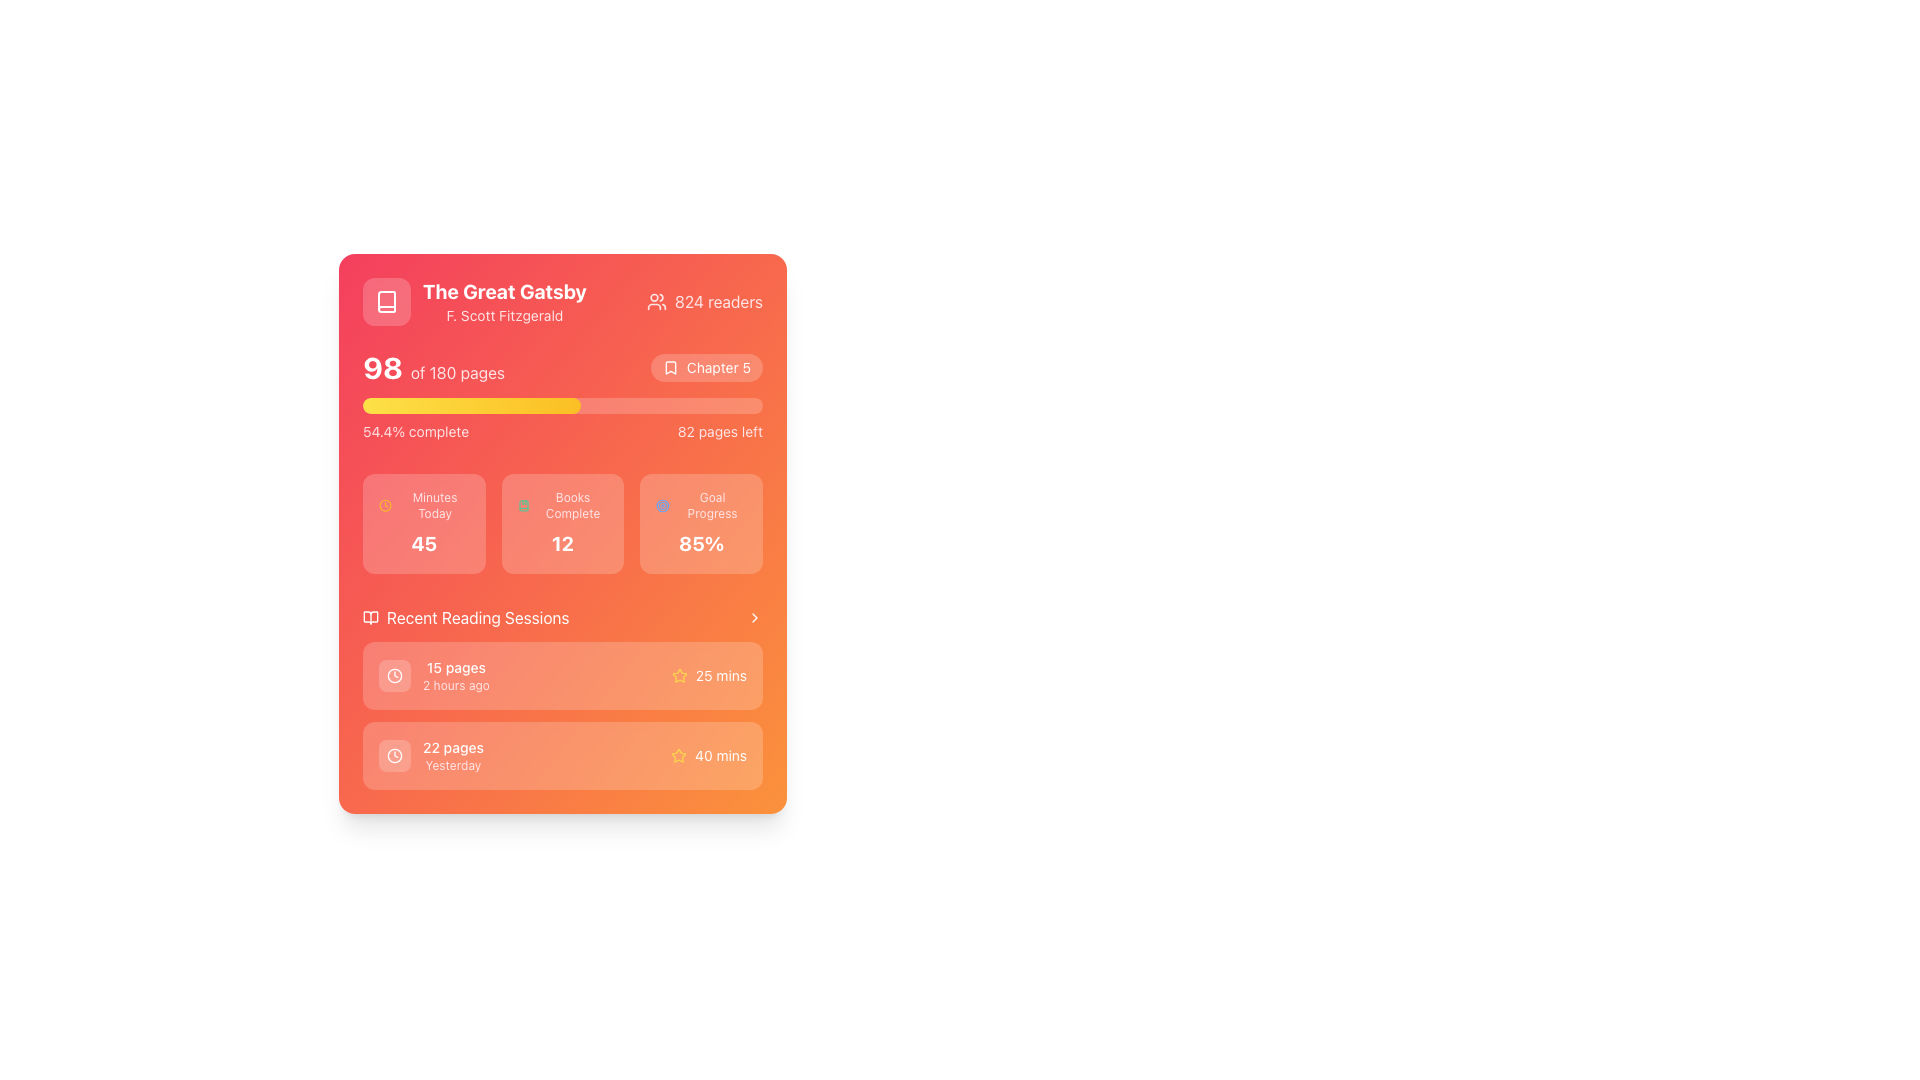 The width and height of the screenshot is (1920, 1080). What do you see at coordinates (452, 765) in the screenshot?
I see `static text label that indicates the timestamp information, which suggests the activity occurred 'Yesterday', located below the '22 pages' label in the Recent Reading Sessions card` at bounding box center [452, 765].